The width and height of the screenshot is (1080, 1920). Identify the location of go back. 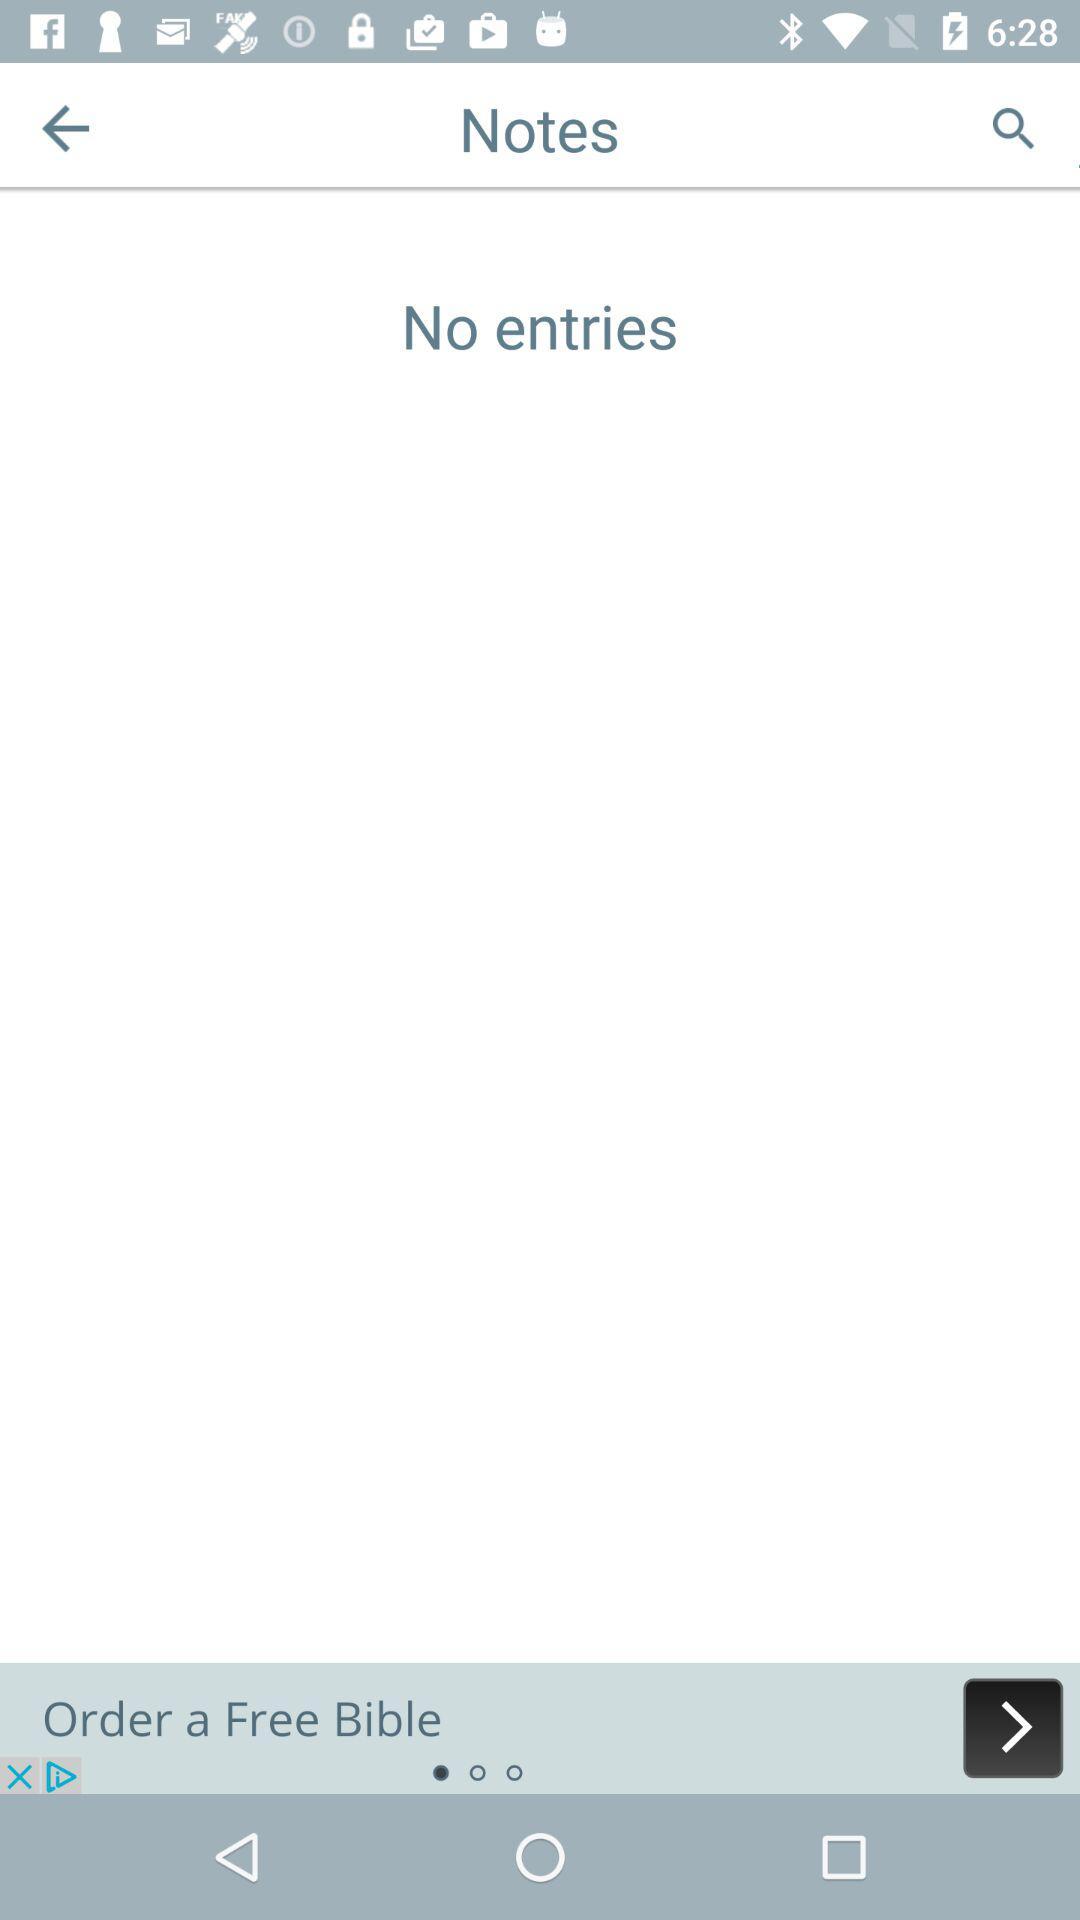
(64, 127).